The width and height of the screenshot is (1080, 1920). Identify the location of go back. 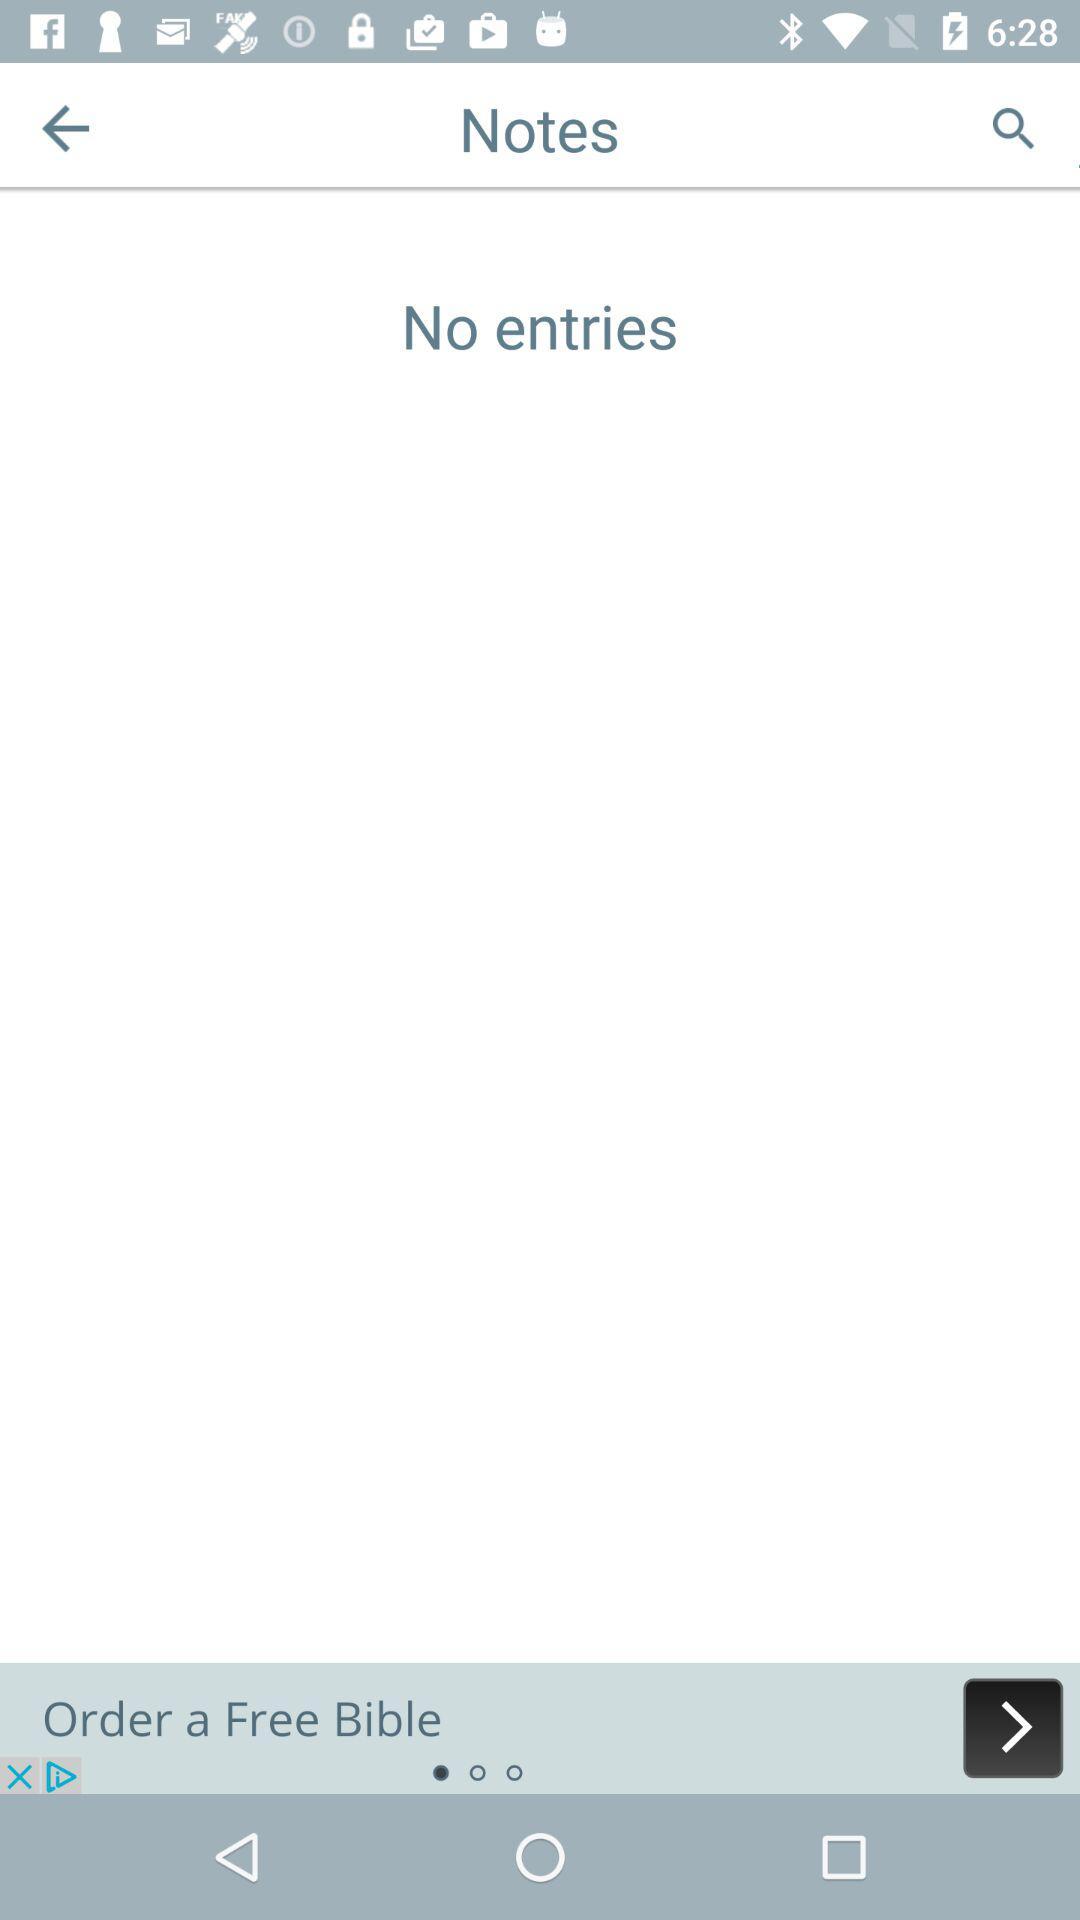
(64, 127).